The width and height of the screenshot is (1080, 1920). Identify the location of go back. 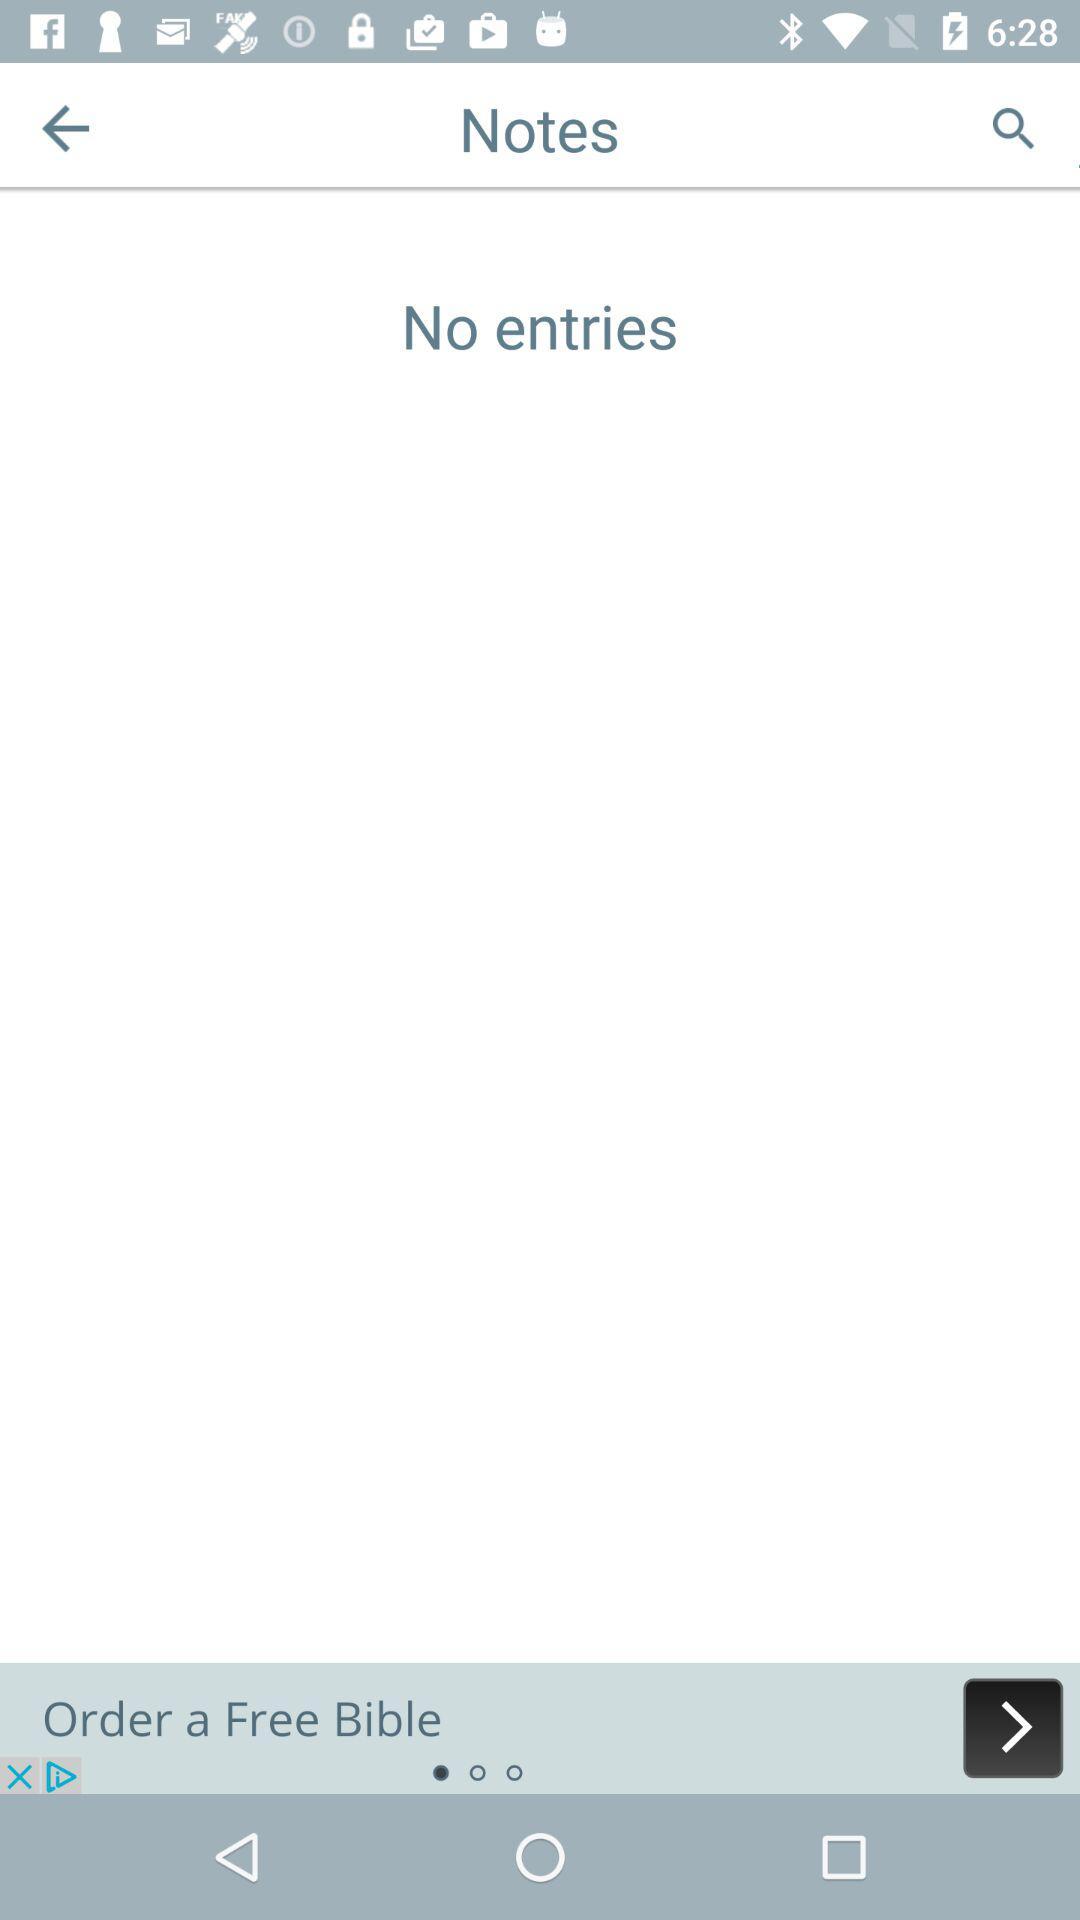
(64, 127).